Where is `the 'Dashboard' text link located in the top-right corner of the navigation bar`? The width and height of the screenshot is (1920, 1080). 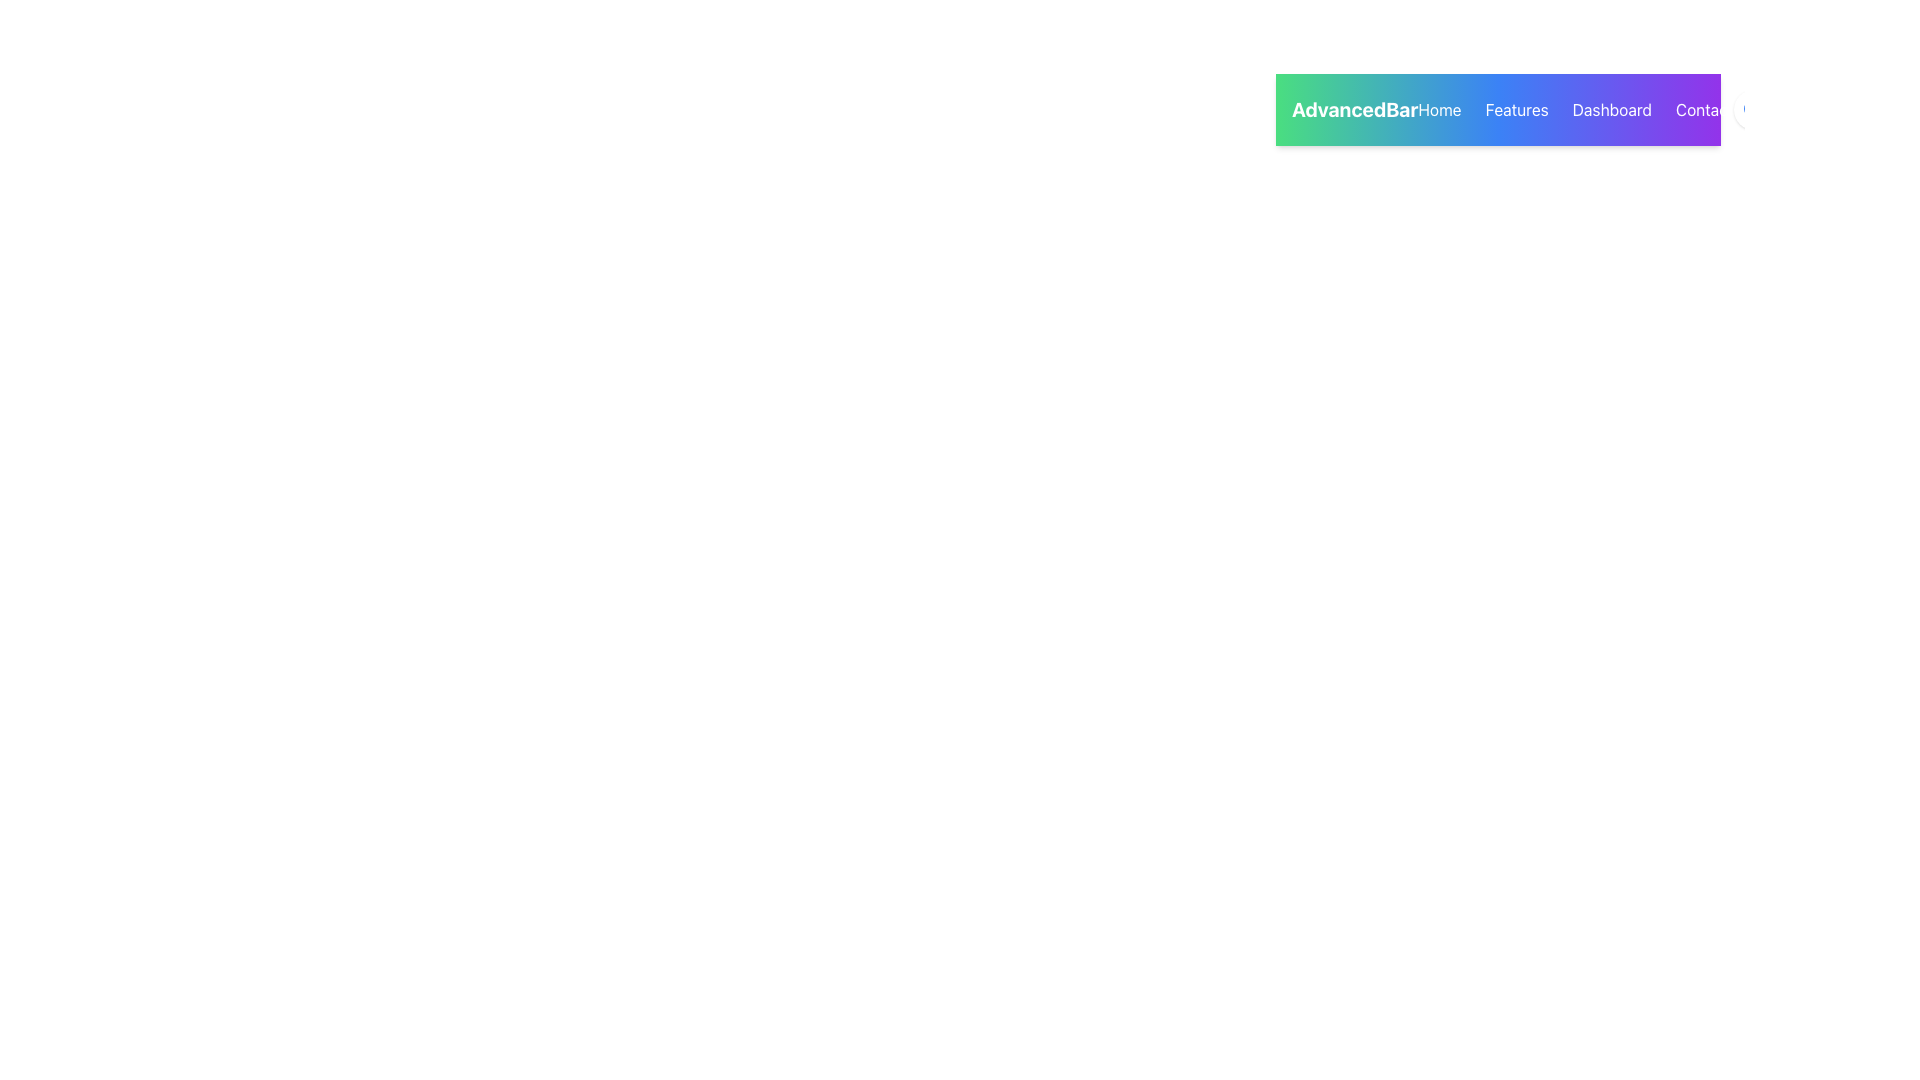 the 'Dashboard' text link located in the top-right corner of the navigation bar is located at coordinates (1612, 110).